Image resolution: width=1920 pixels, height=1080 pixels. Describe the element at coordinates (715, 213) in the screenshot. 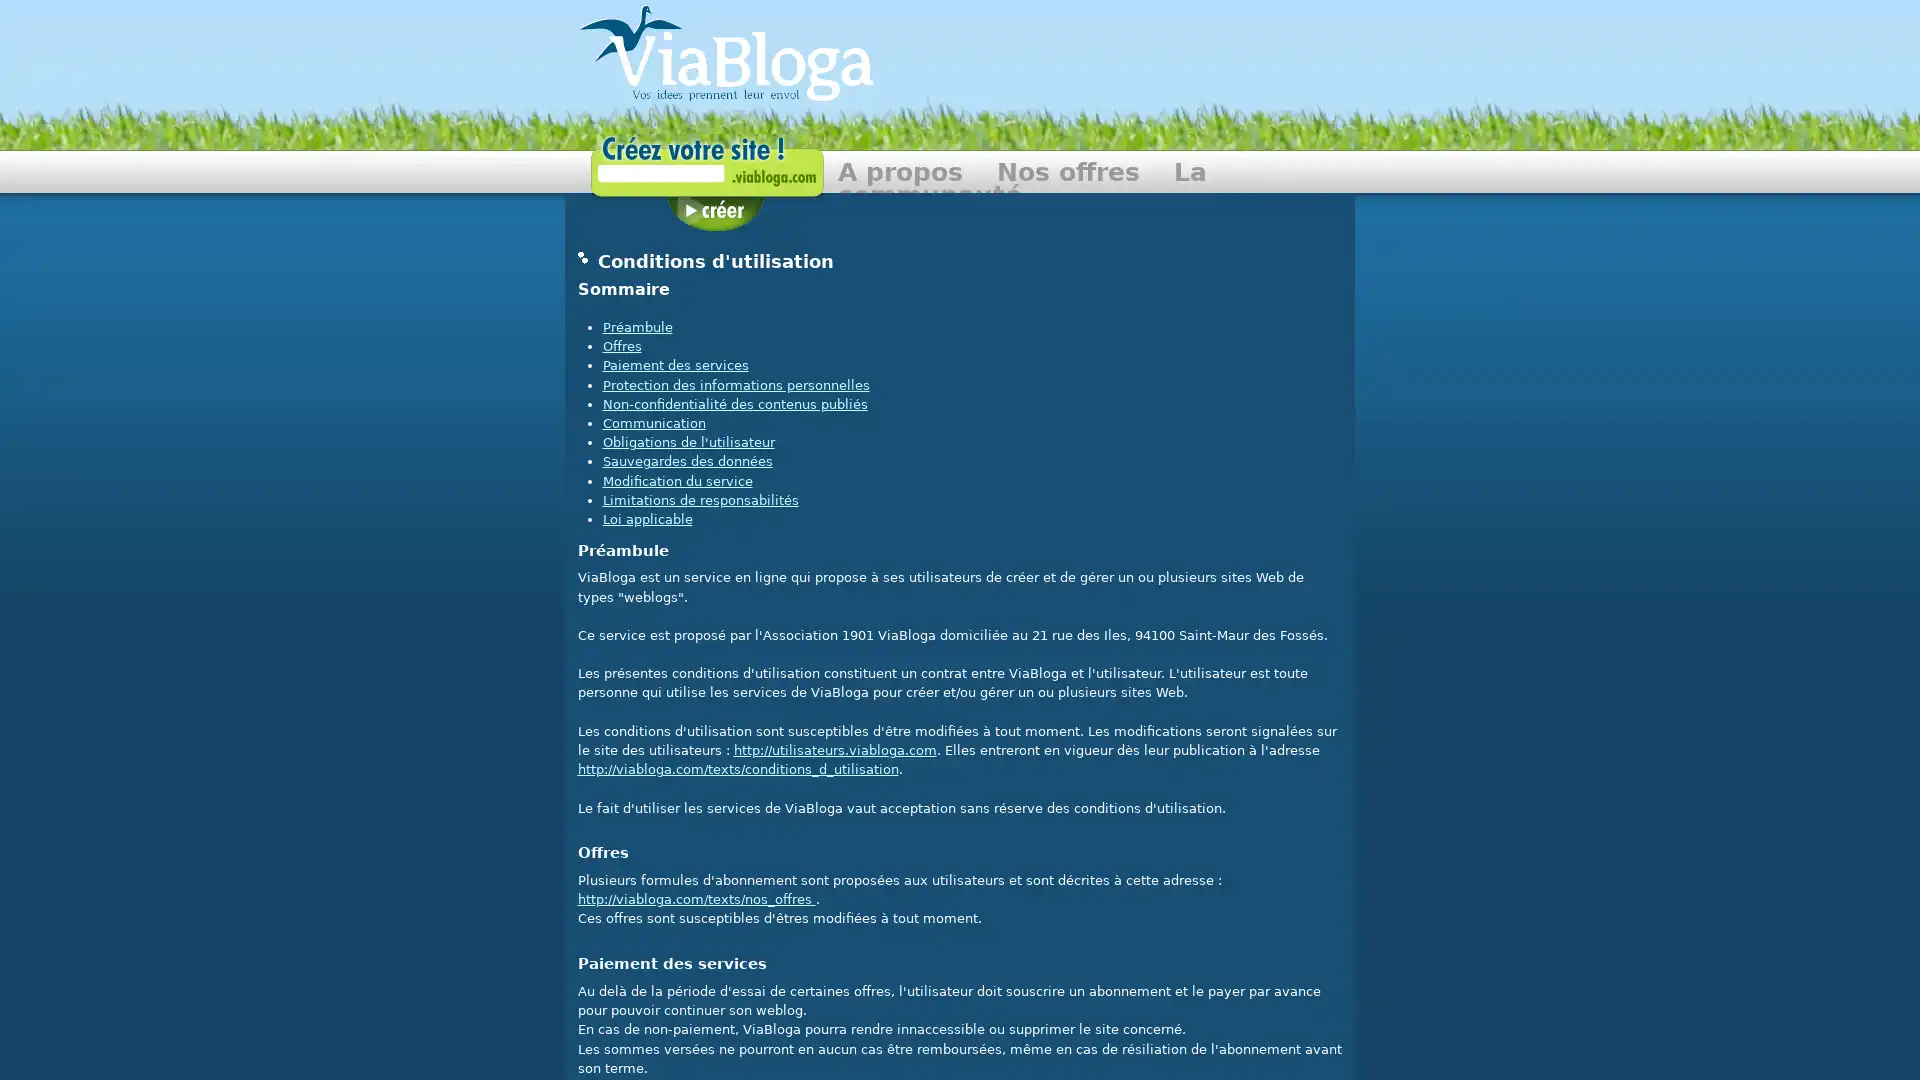

I see `Creer` at that location.